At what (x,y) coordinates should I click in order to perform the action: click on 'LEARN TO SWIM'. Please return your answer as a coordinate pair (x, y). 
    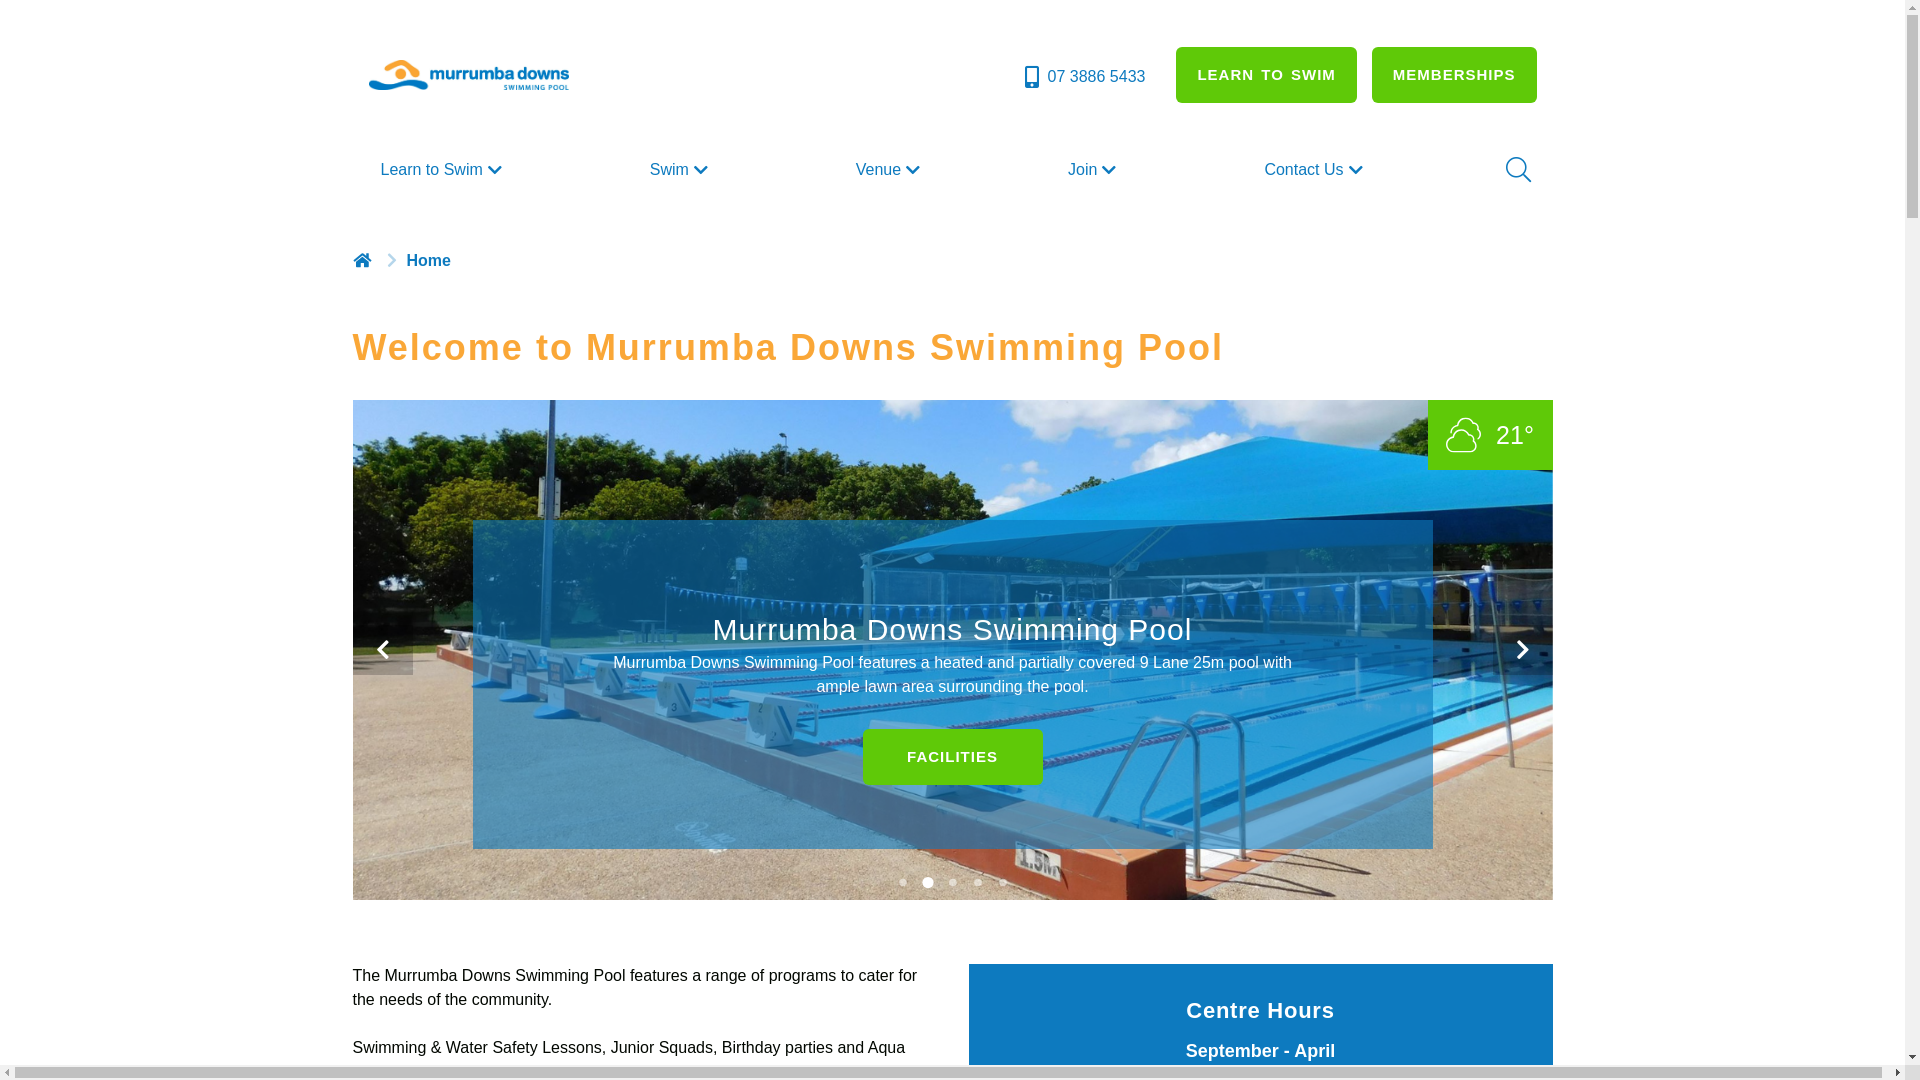
    Looking at the image, I should click on (1176, 73).